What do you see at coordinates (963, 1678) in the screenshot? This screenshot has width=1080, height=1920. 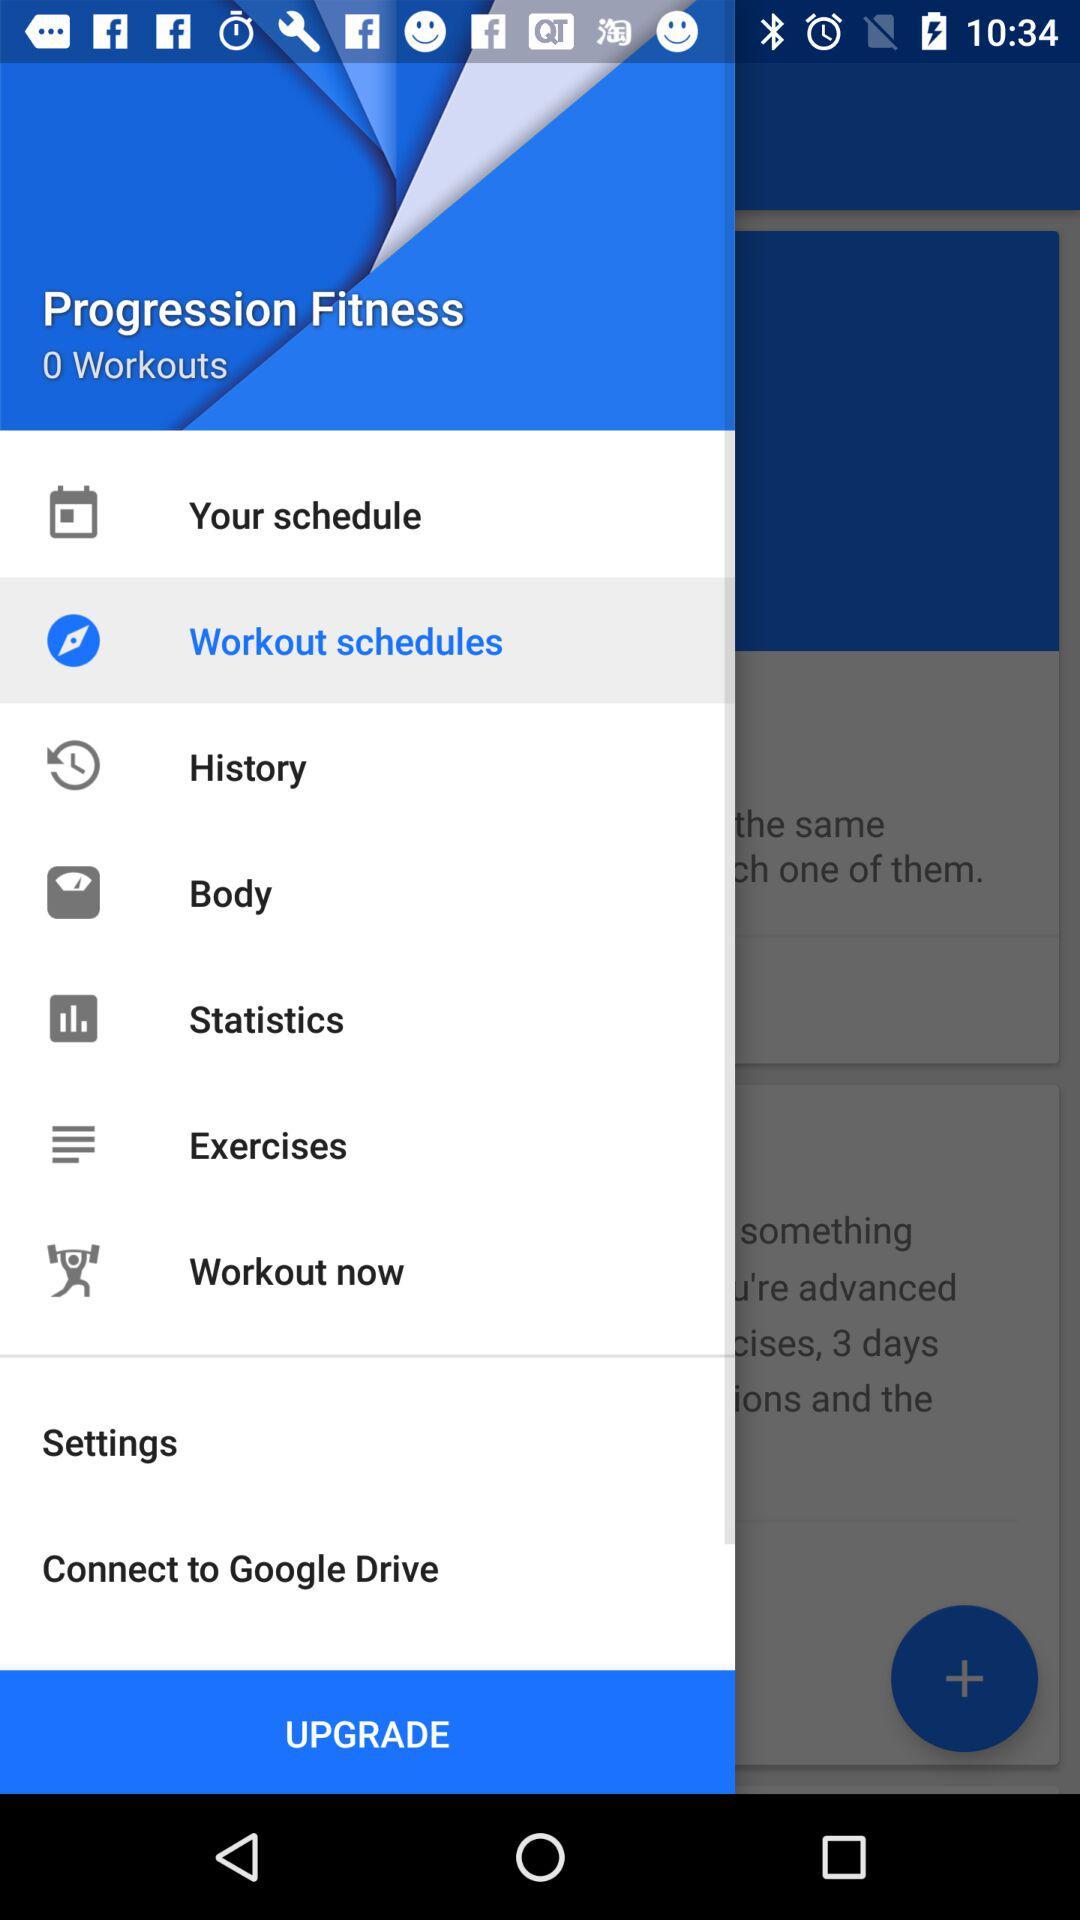 I see `the add icon` at bounding box center [963, 1678].